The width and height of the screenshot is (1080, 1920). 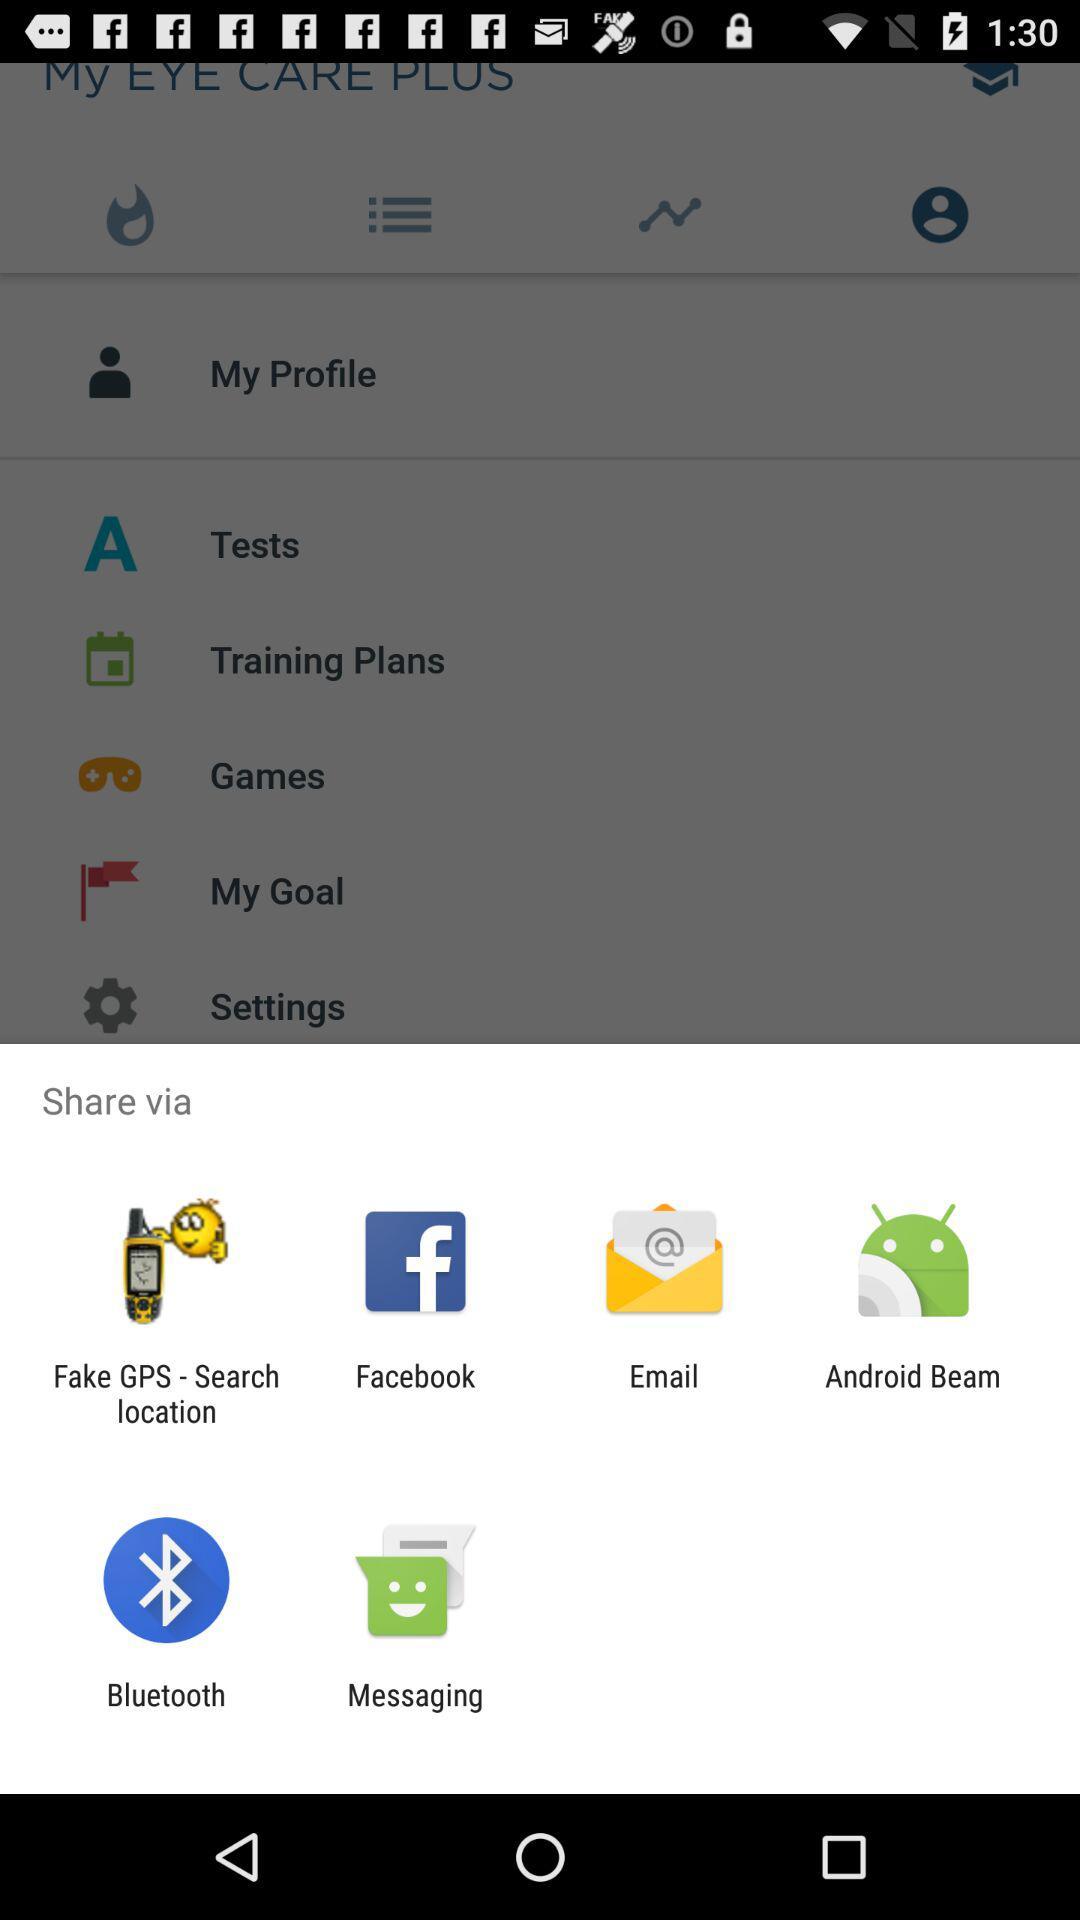 What do you see at coordinates (414, 1711) in the screenshot?
I see `messaging item` at bounding box center [414, 1711].